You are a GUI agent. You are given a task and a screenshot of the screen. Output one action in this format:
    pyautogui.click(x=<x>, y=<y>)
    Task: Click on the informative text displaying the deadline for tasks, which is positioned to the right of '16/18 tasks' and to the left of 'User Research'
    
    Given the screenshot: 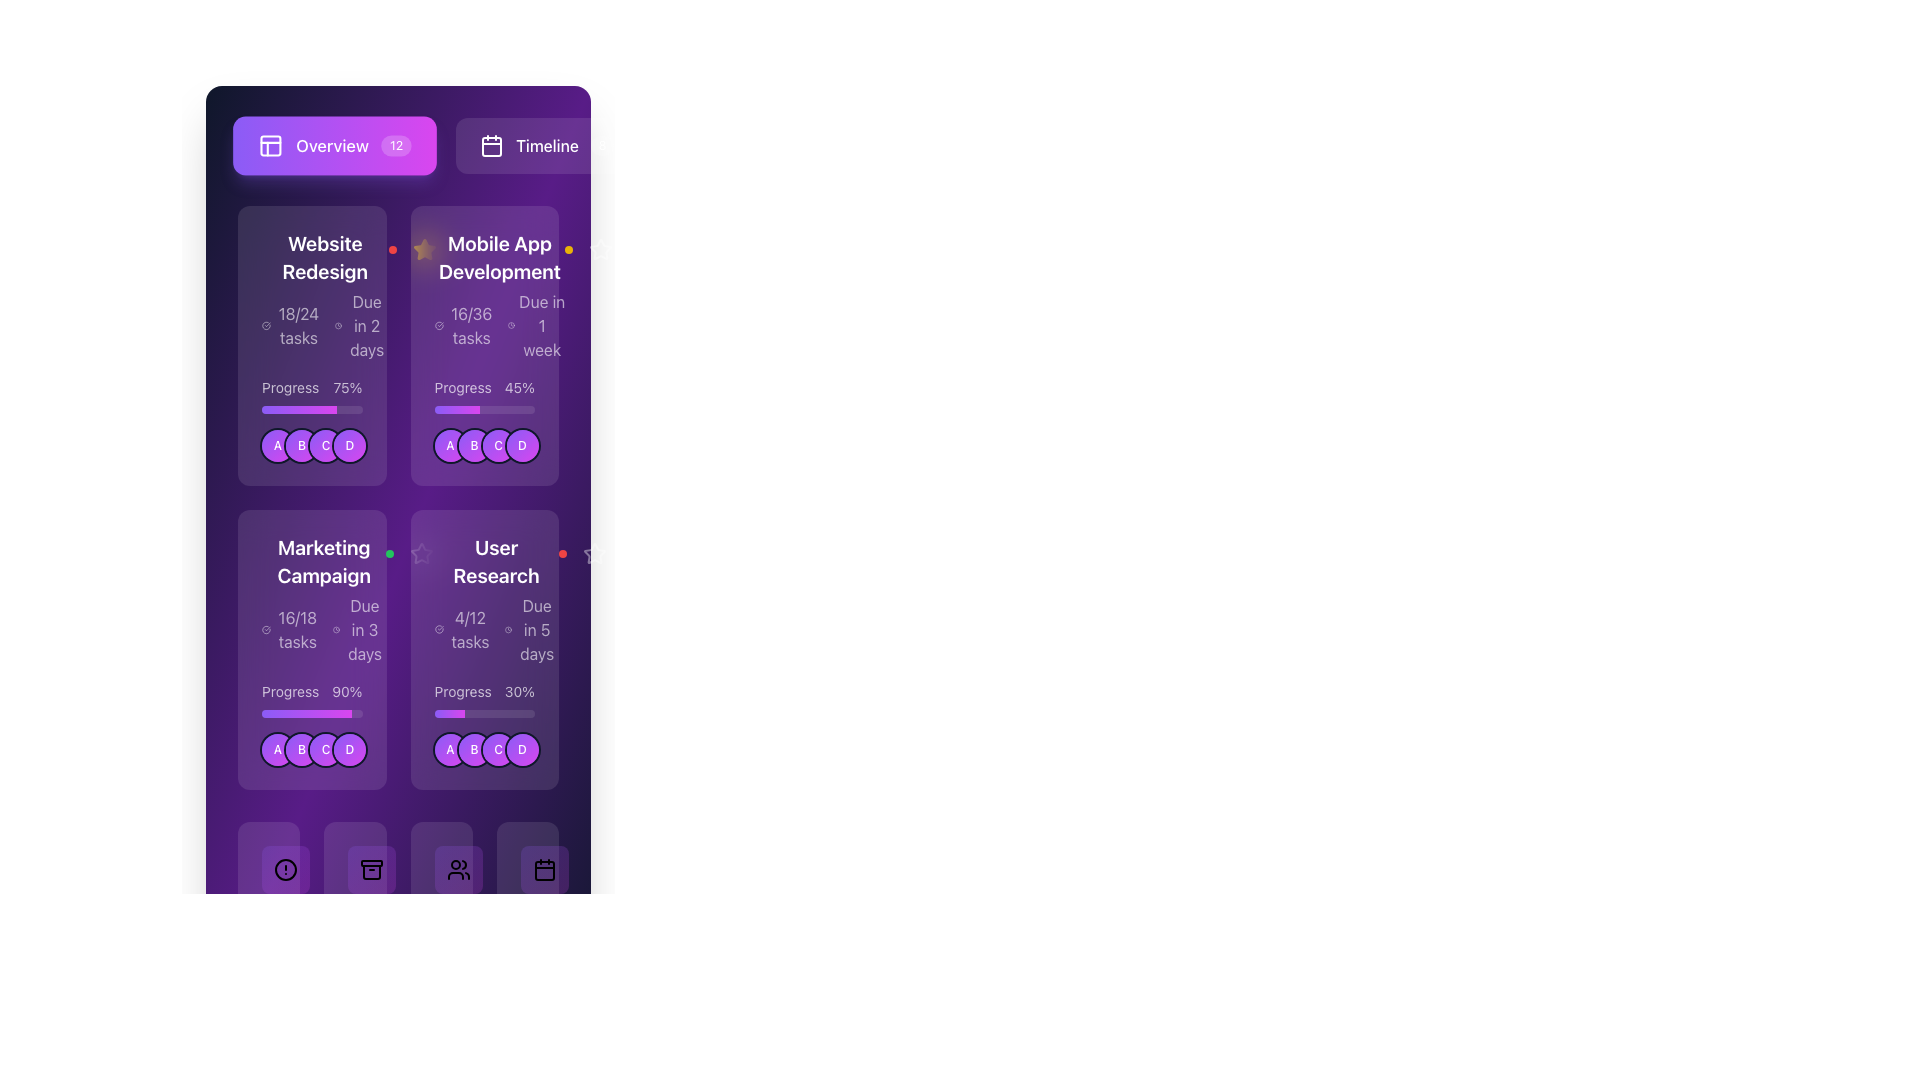 What is the action you would take?
    pyautogui.click(x=359, y=628)
    